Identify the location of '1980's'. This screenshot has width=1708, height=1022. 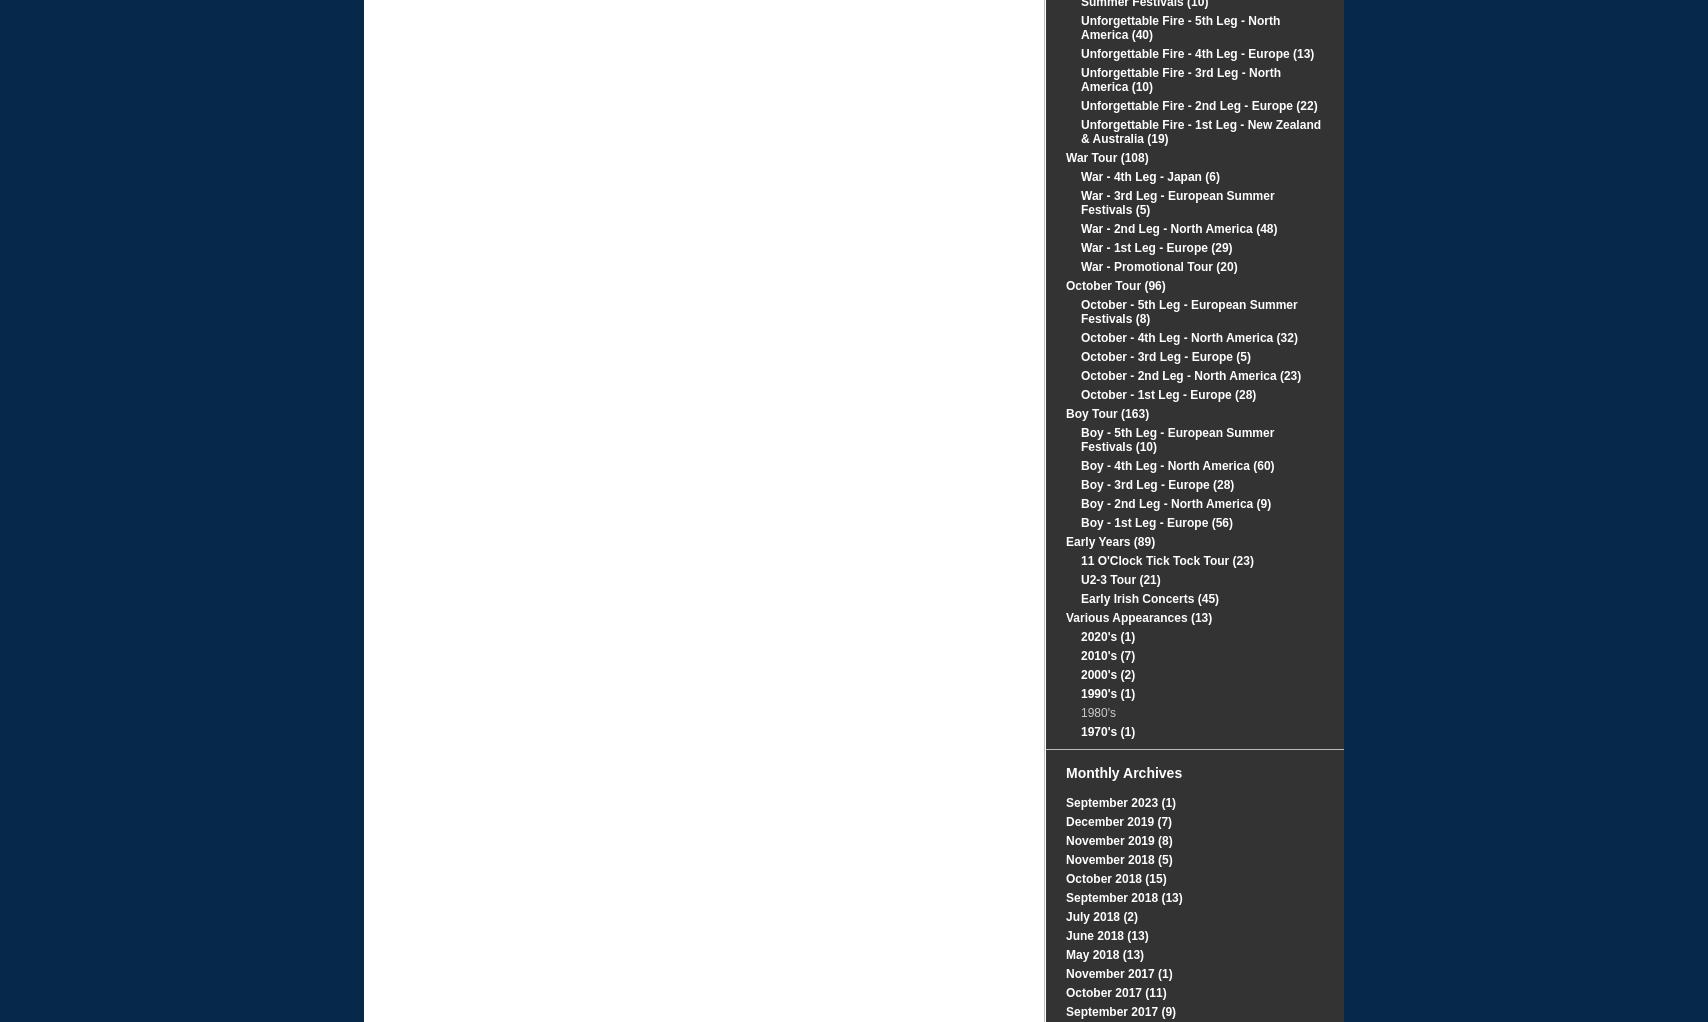
(1080, 713).